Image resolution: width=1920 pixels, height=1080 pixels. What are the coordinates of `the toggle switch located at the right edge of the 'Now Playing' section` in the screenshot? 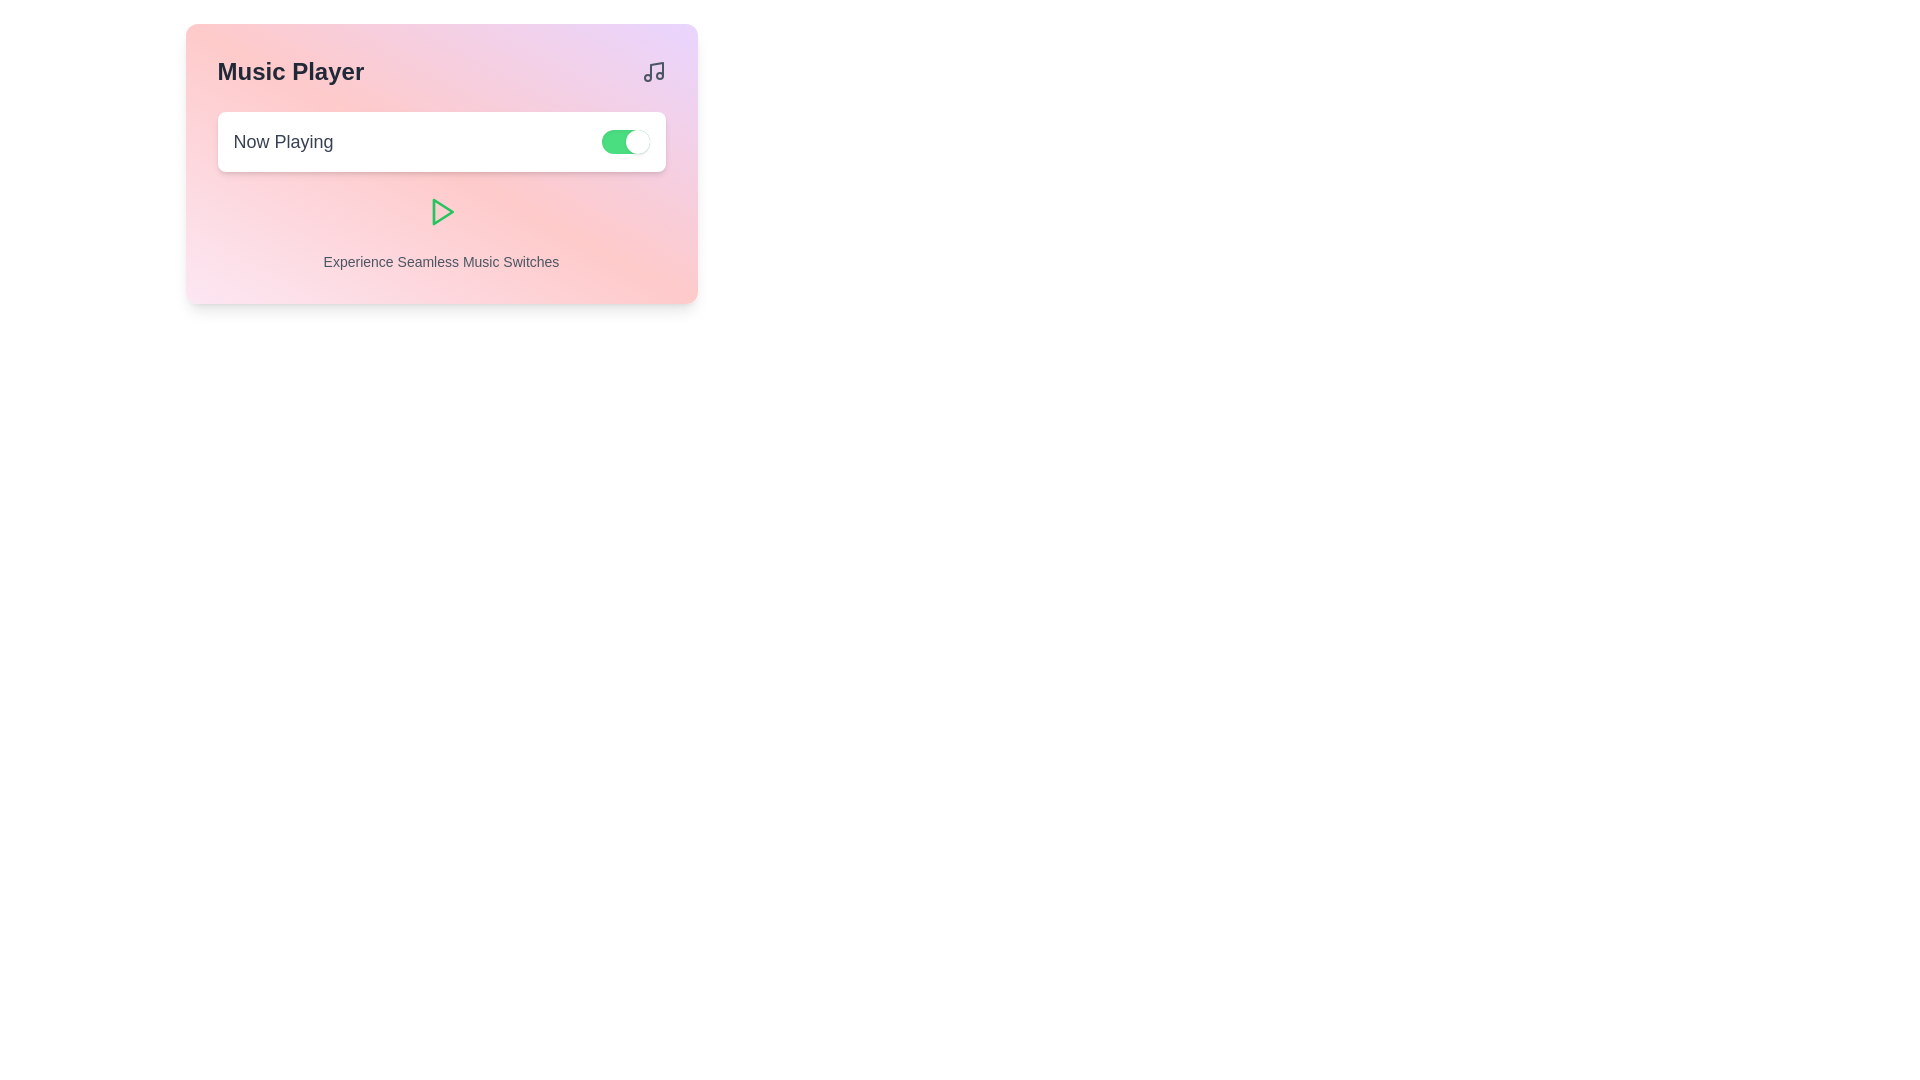 It's located at (624, 141).